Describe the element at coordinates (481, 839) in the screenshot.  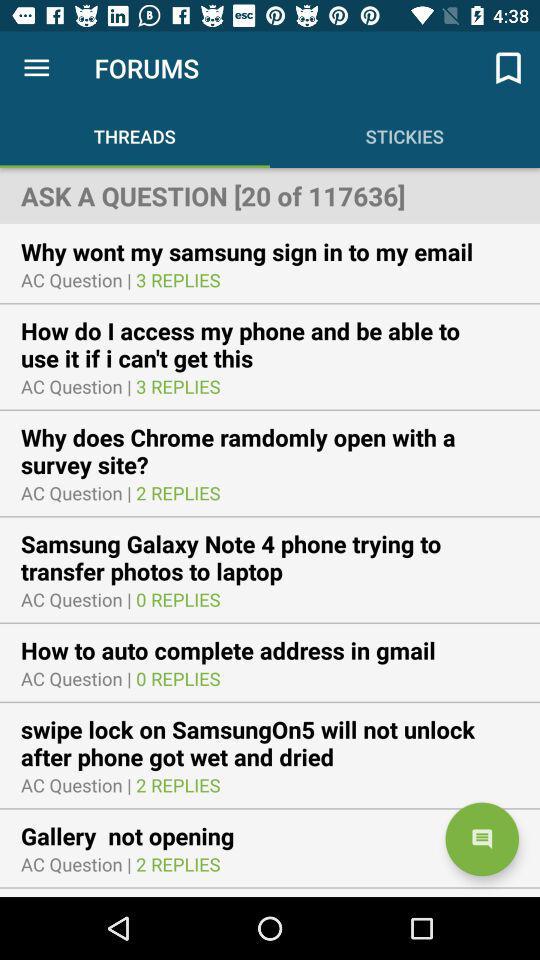
I see `the chat icon` at that location.